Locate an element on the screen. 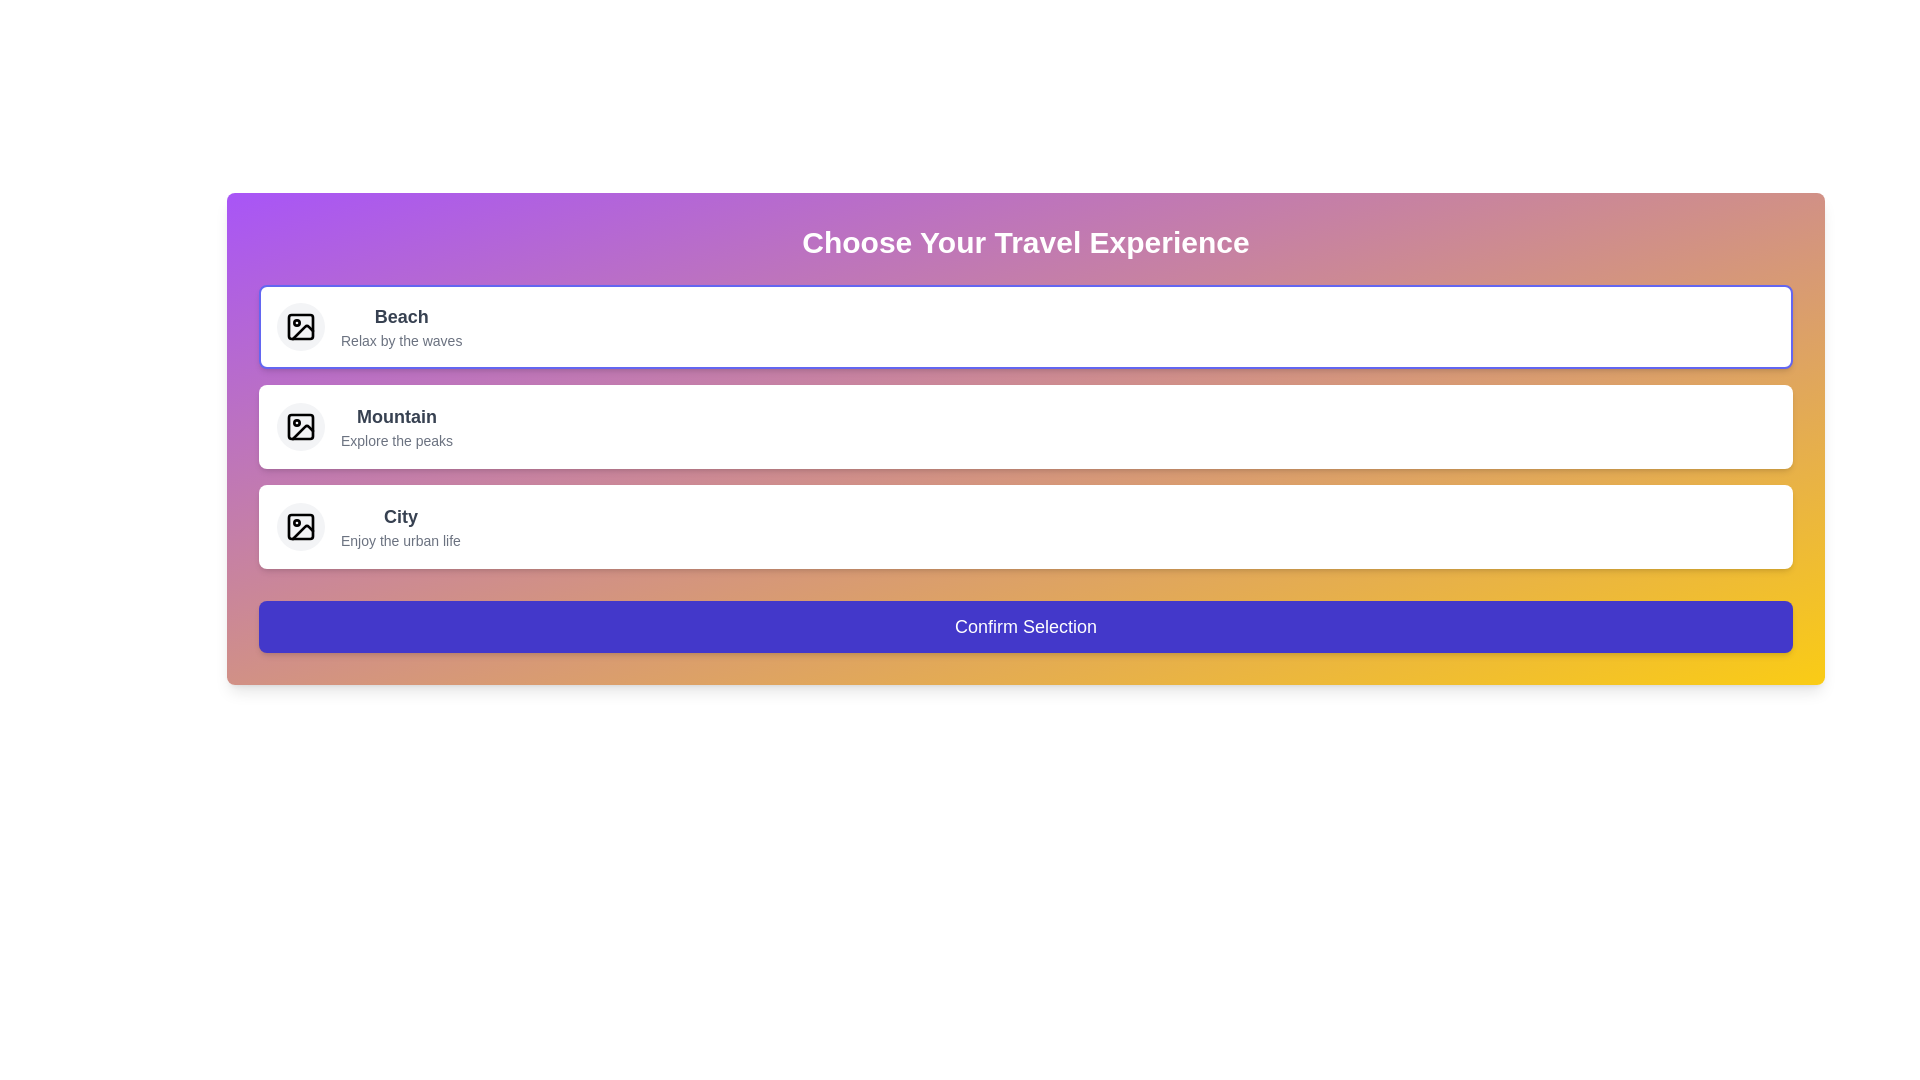  the 'Confirm Selection' button, which has a blue background and white text, located at the bottom of the panel is located at coordinates (1026, 626).